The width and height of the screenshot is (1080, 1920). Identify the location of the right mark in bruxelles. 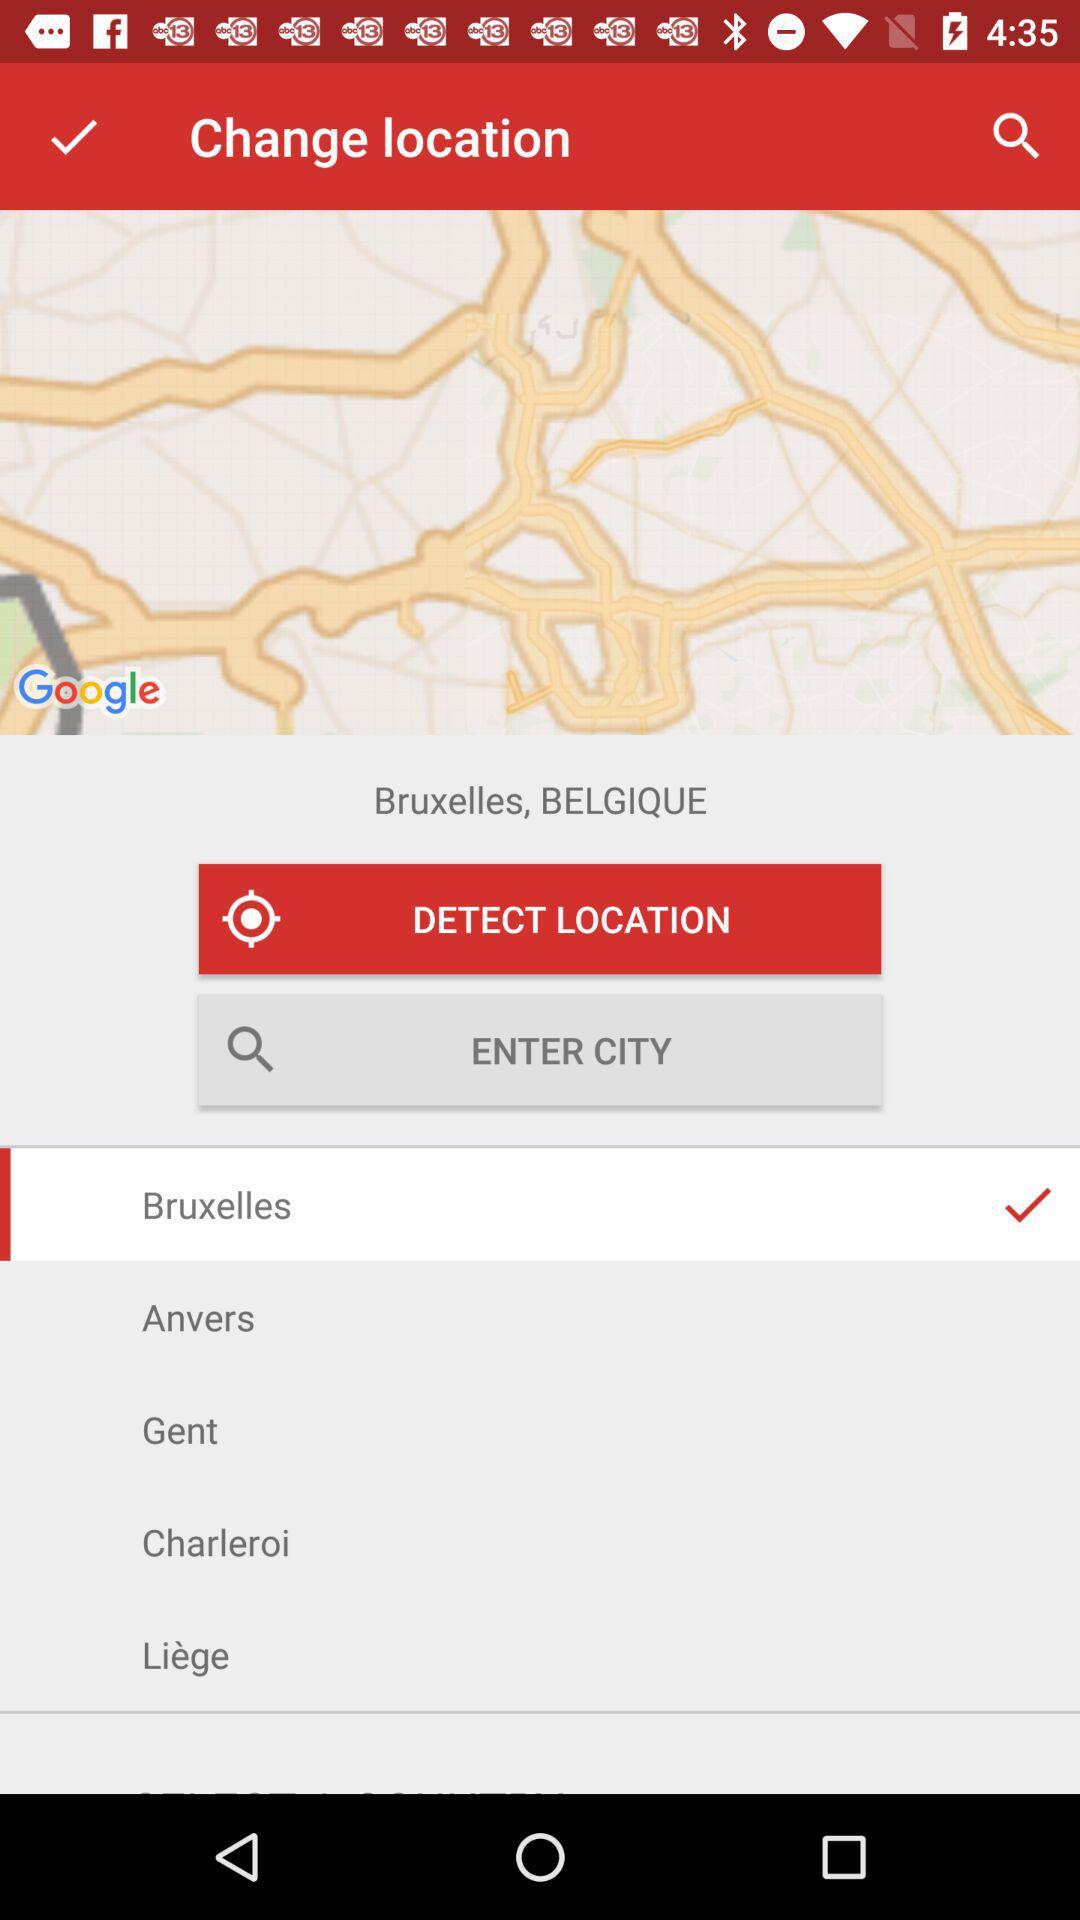
(1027, 1203).